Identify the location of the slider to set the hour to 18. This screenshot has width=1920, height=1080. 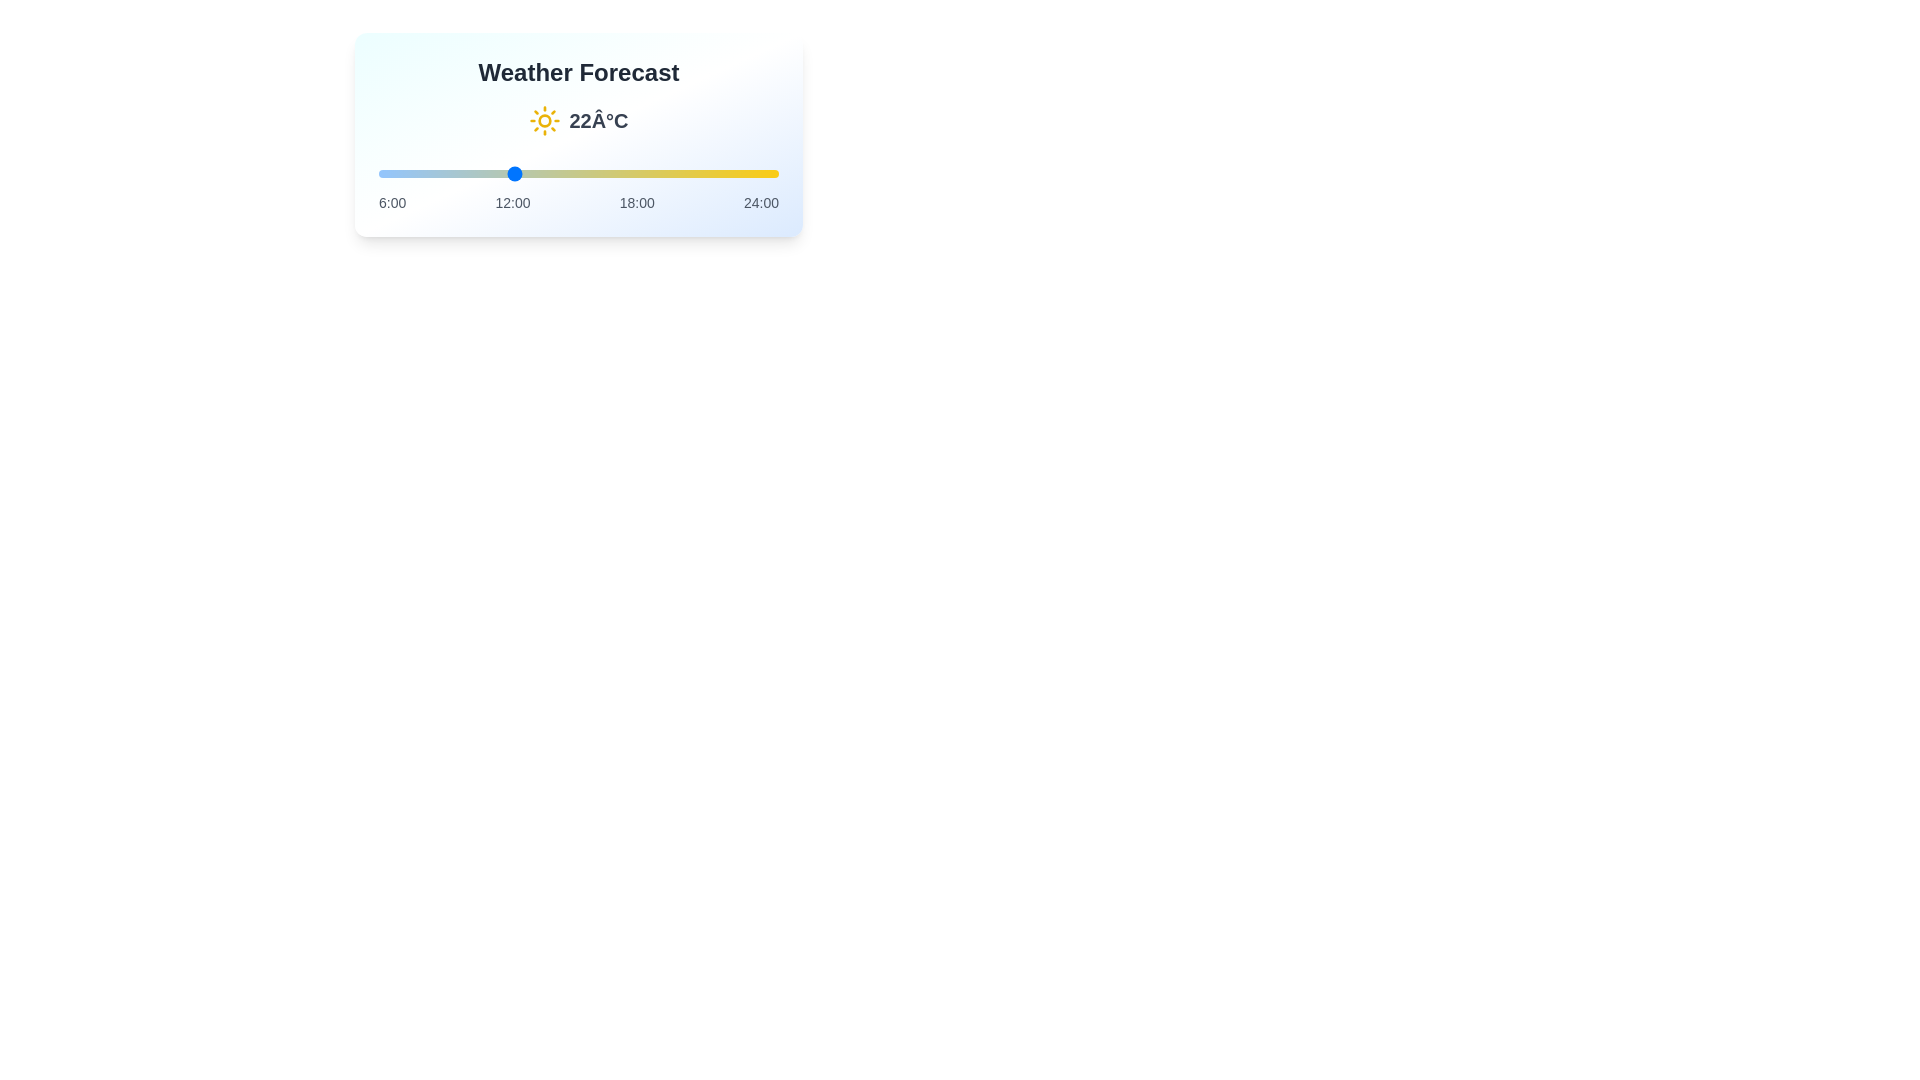
(645, 172).